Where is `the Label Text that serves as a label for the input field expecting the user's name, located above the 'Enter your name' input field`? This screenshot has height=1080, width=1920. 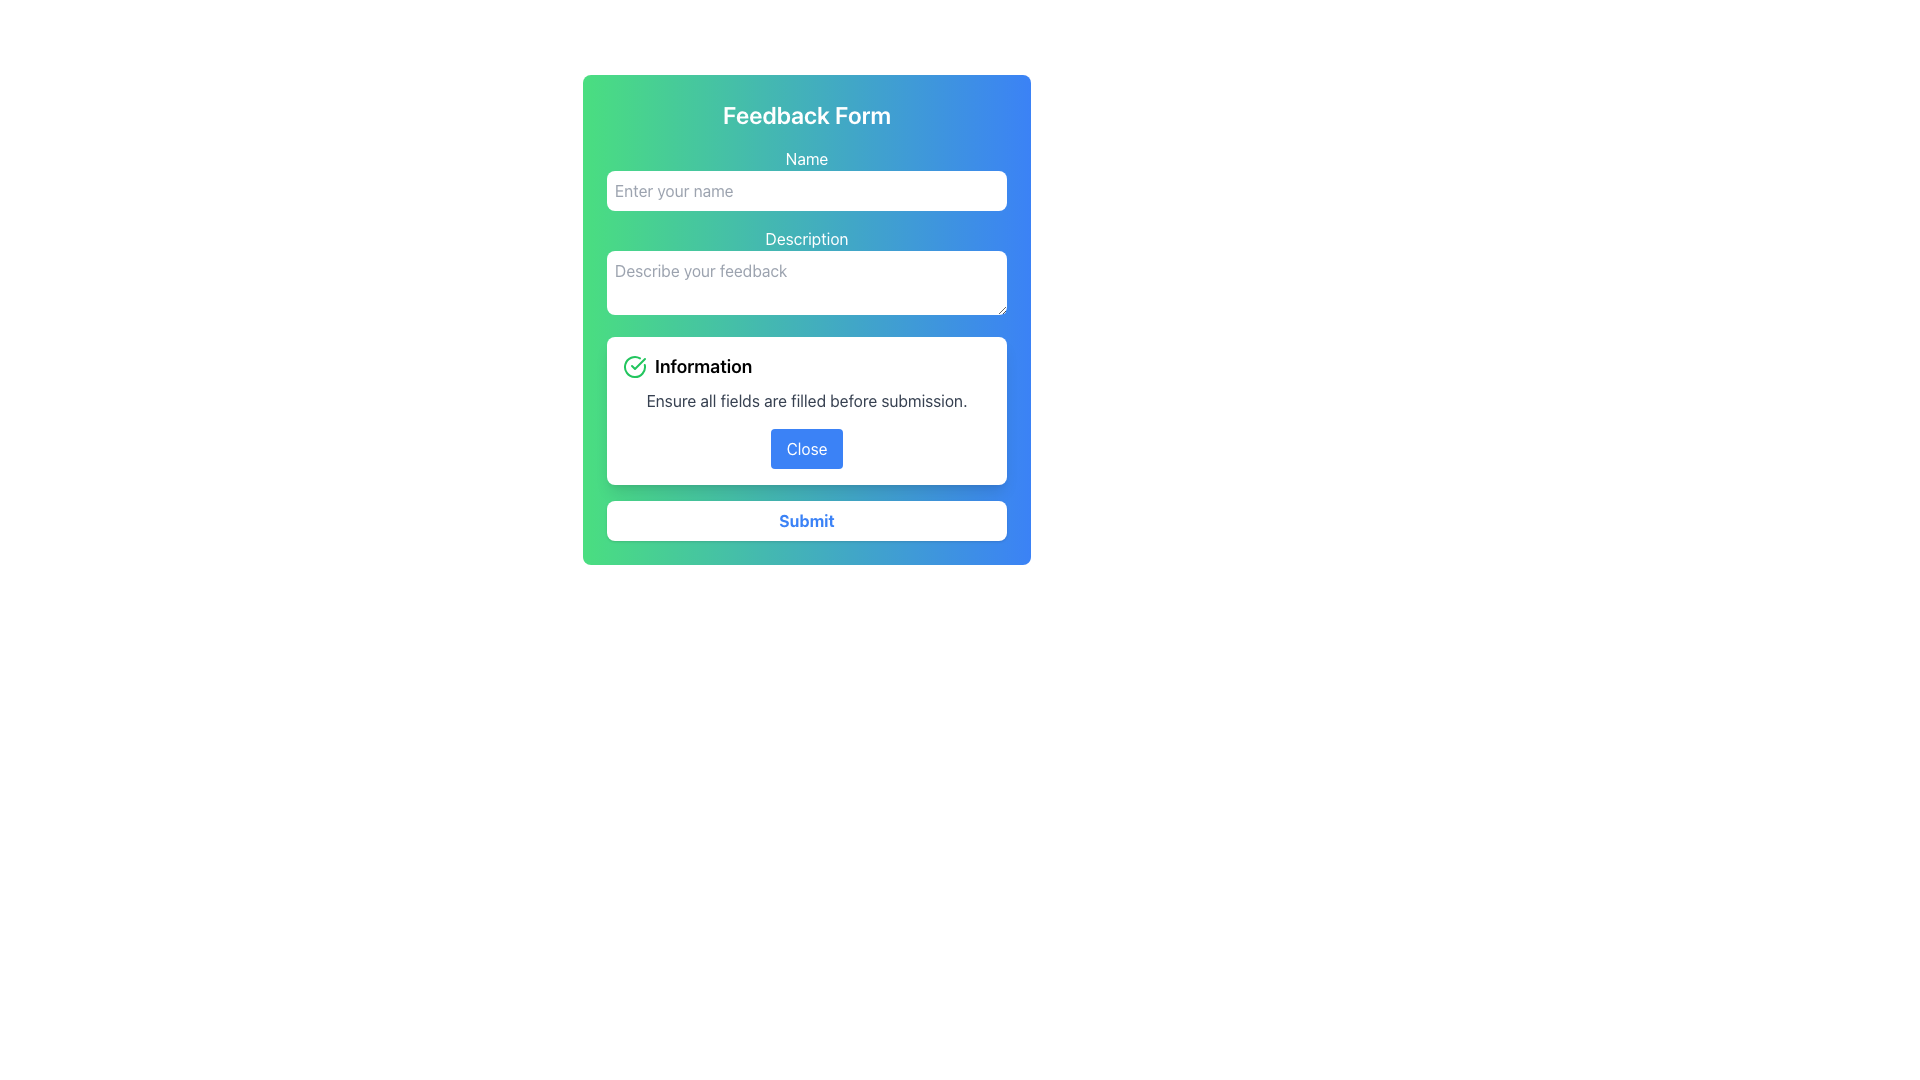
the Label Text that serves as a label for the input field expecting the user's name, located above the 'Enter your name' input field is located at coordinates (806, 157).